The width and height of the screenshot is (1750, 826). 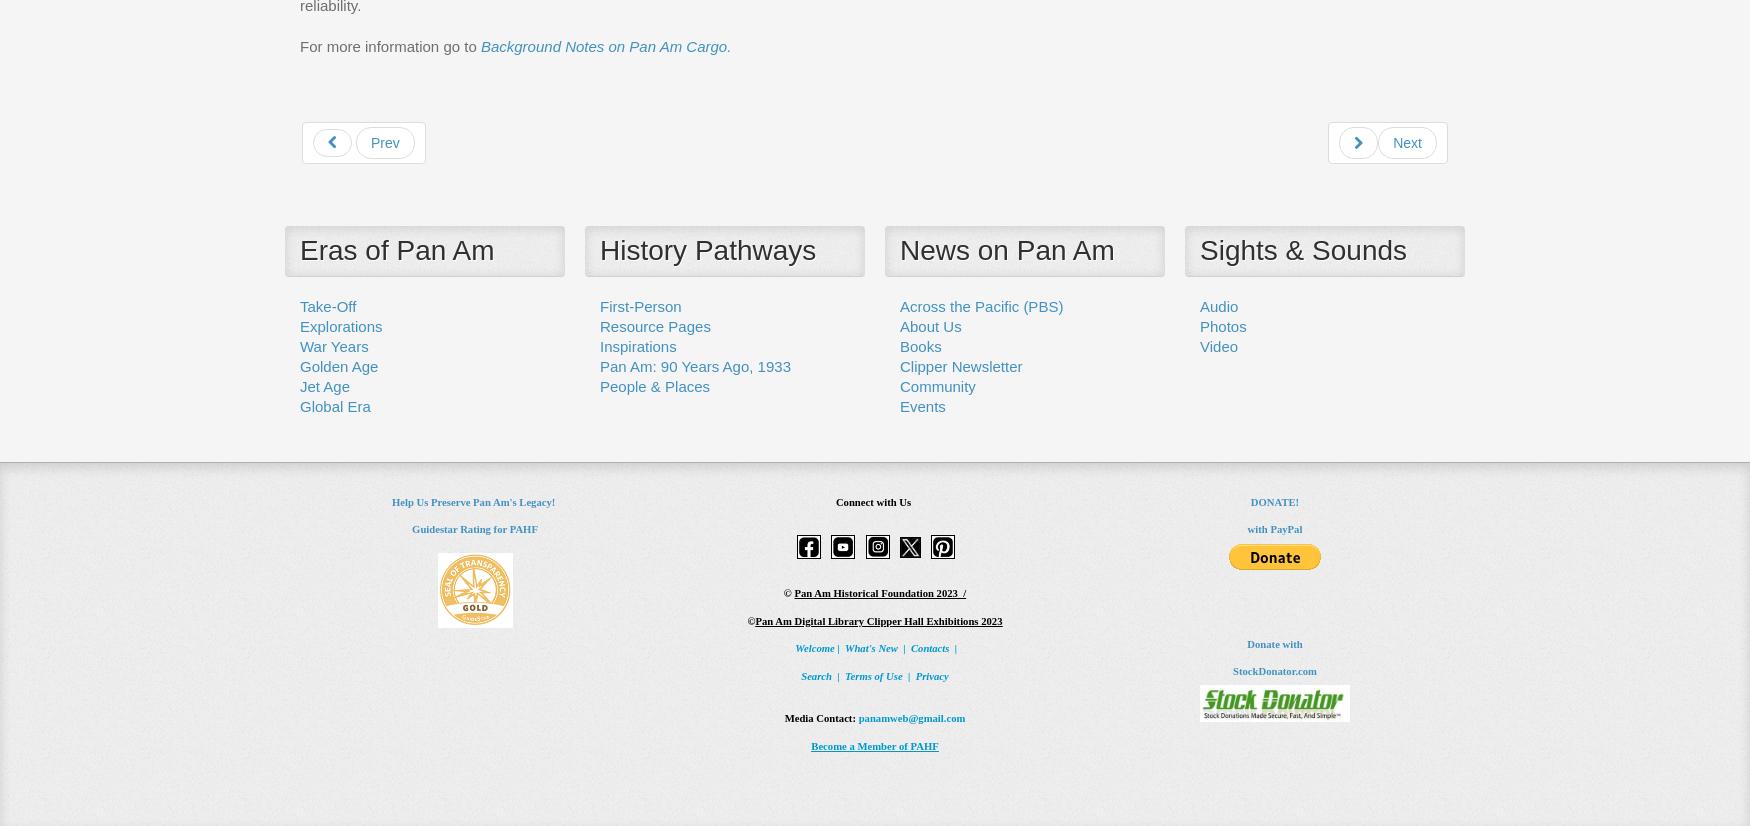 What do you see at coordinates (695, 365) in the screenshot?
I see `'Pan Am: 90 Years Ago, 1933'` at bounding box center [695, 365].